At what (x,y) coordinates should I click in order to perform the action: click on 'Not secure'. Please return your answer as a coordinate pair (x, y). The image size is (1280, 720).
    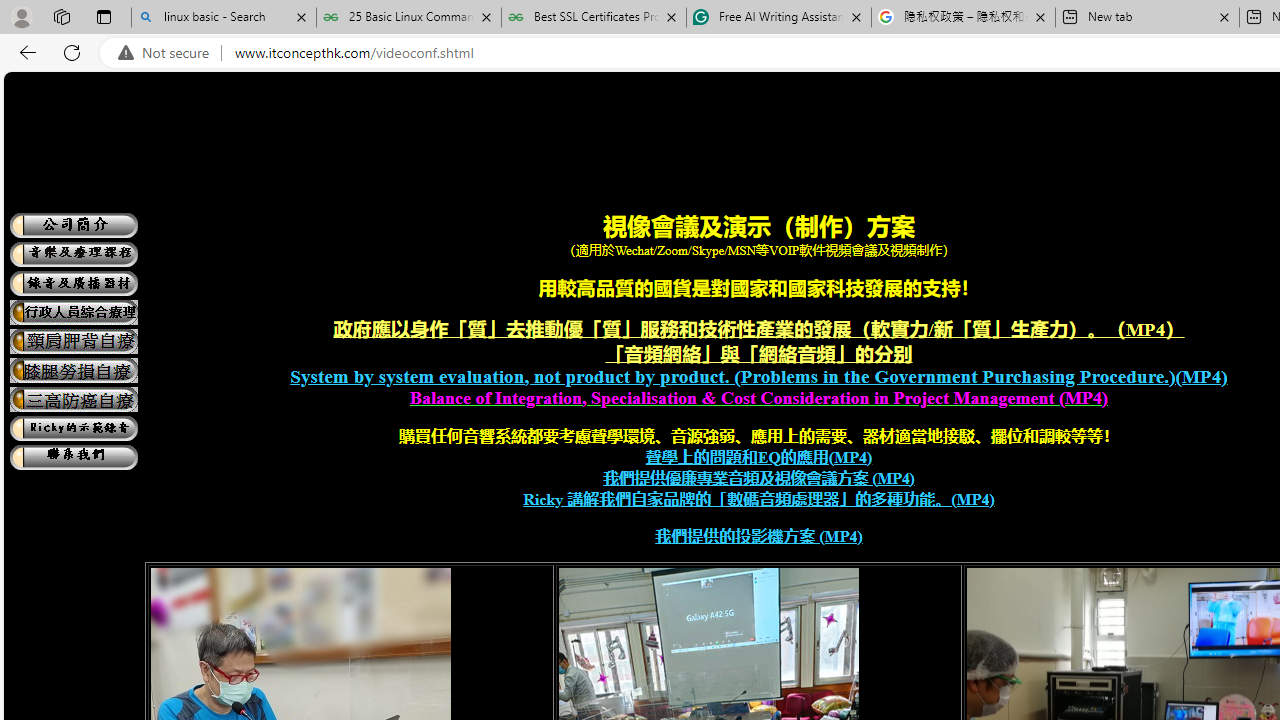
    Looking at the image, I should click on (168, 52).